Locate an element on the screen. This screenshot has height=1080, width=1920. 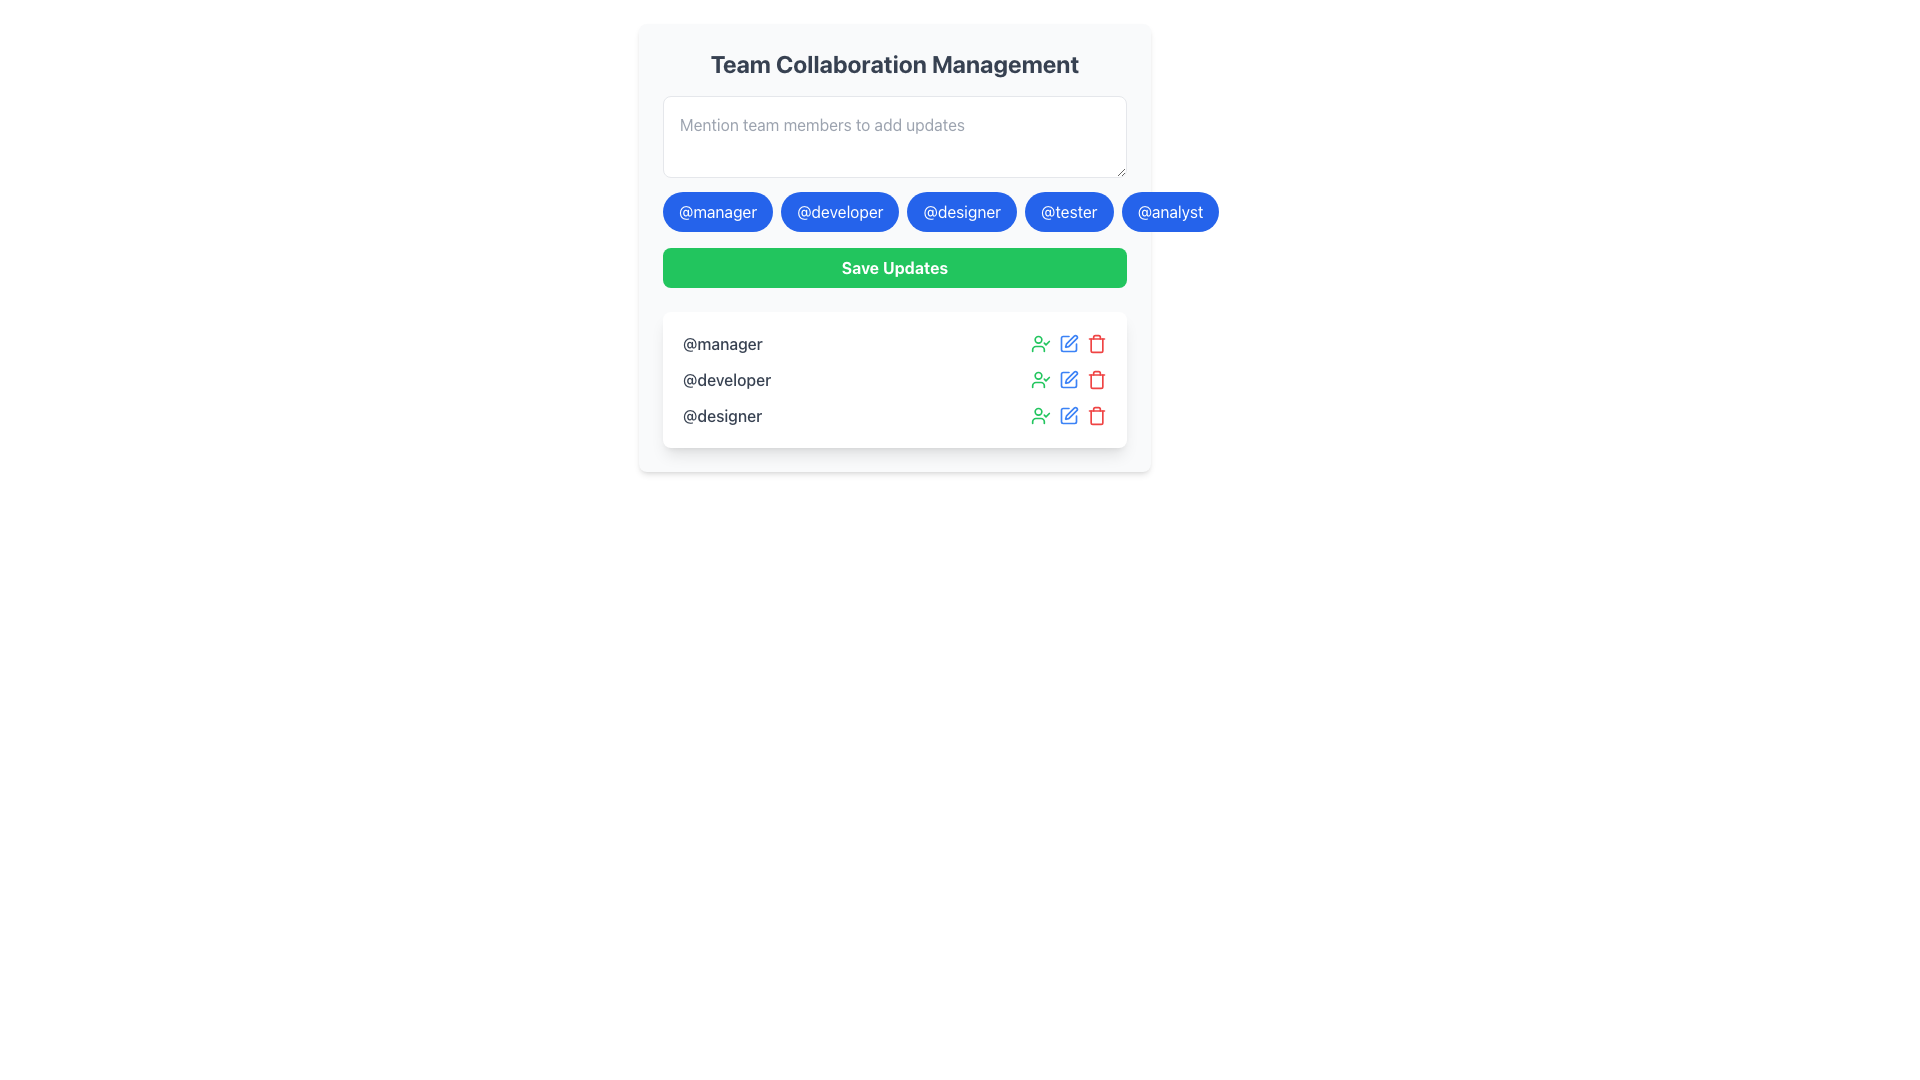
the small blue edit icon (pencil) located between the green user icon and the red delete icon in the third user entry list is located at coordinates (1068, 415).